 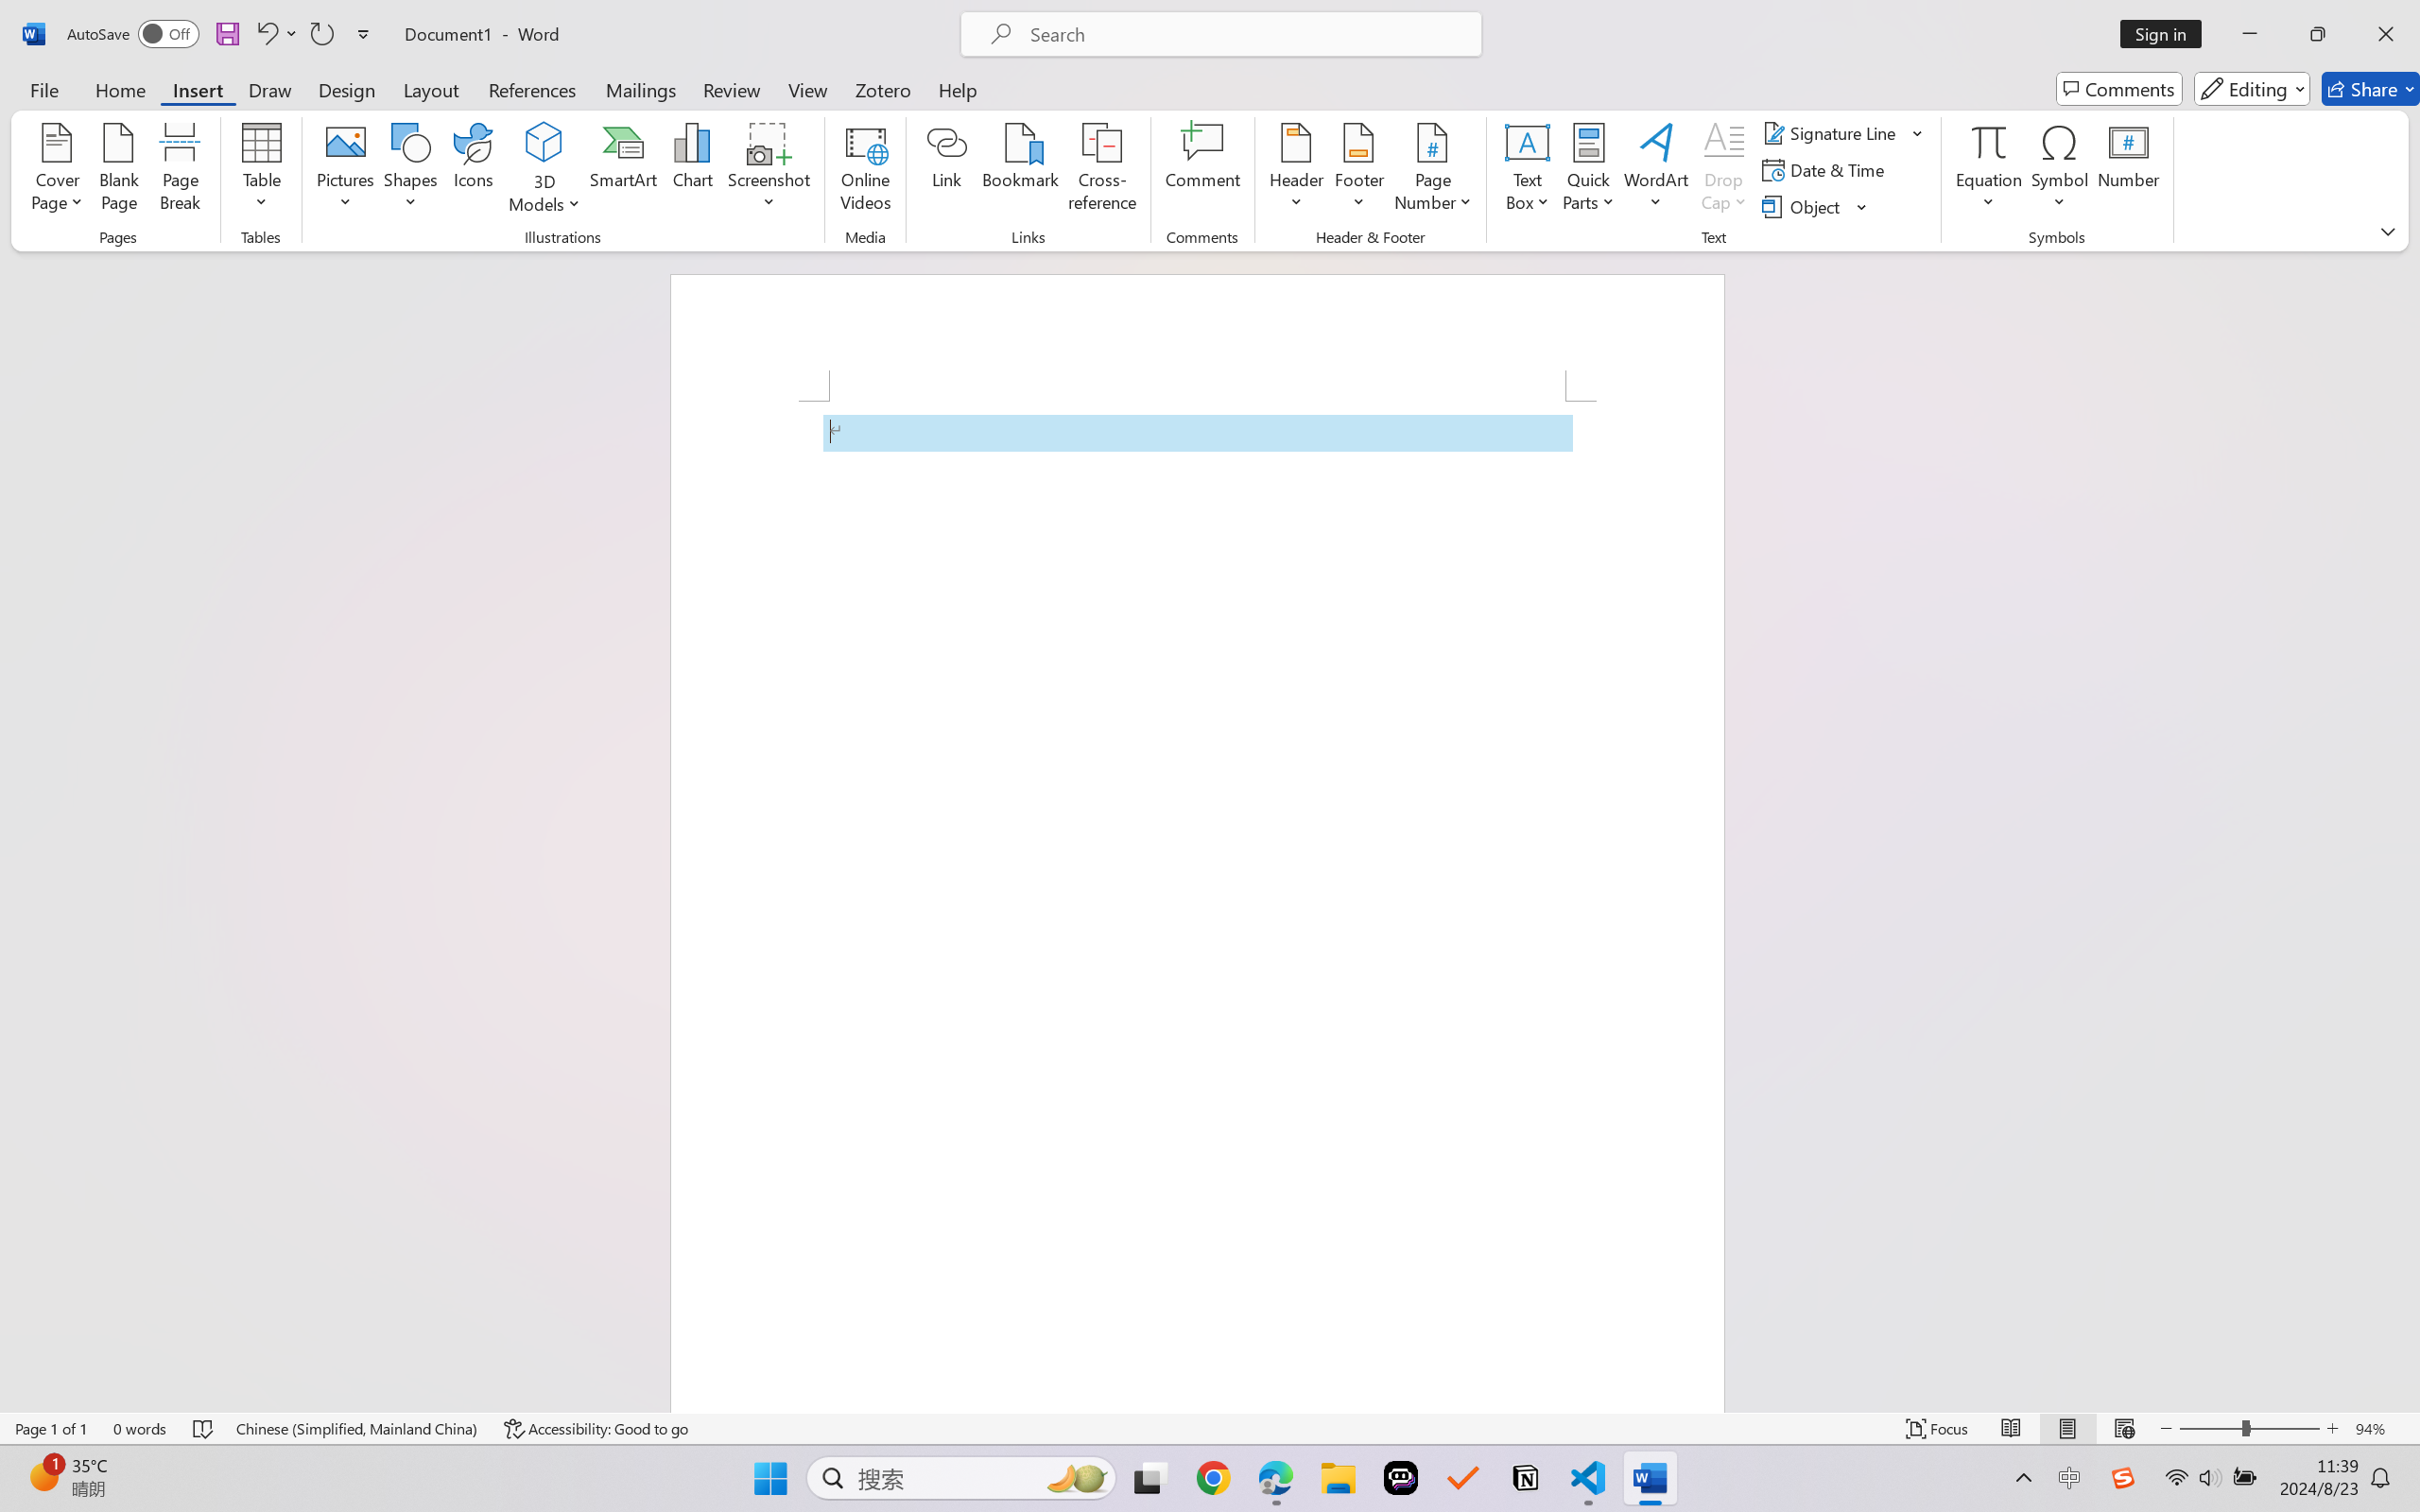 I want to click on 'Signature Line', so click(x=1831, y=131).